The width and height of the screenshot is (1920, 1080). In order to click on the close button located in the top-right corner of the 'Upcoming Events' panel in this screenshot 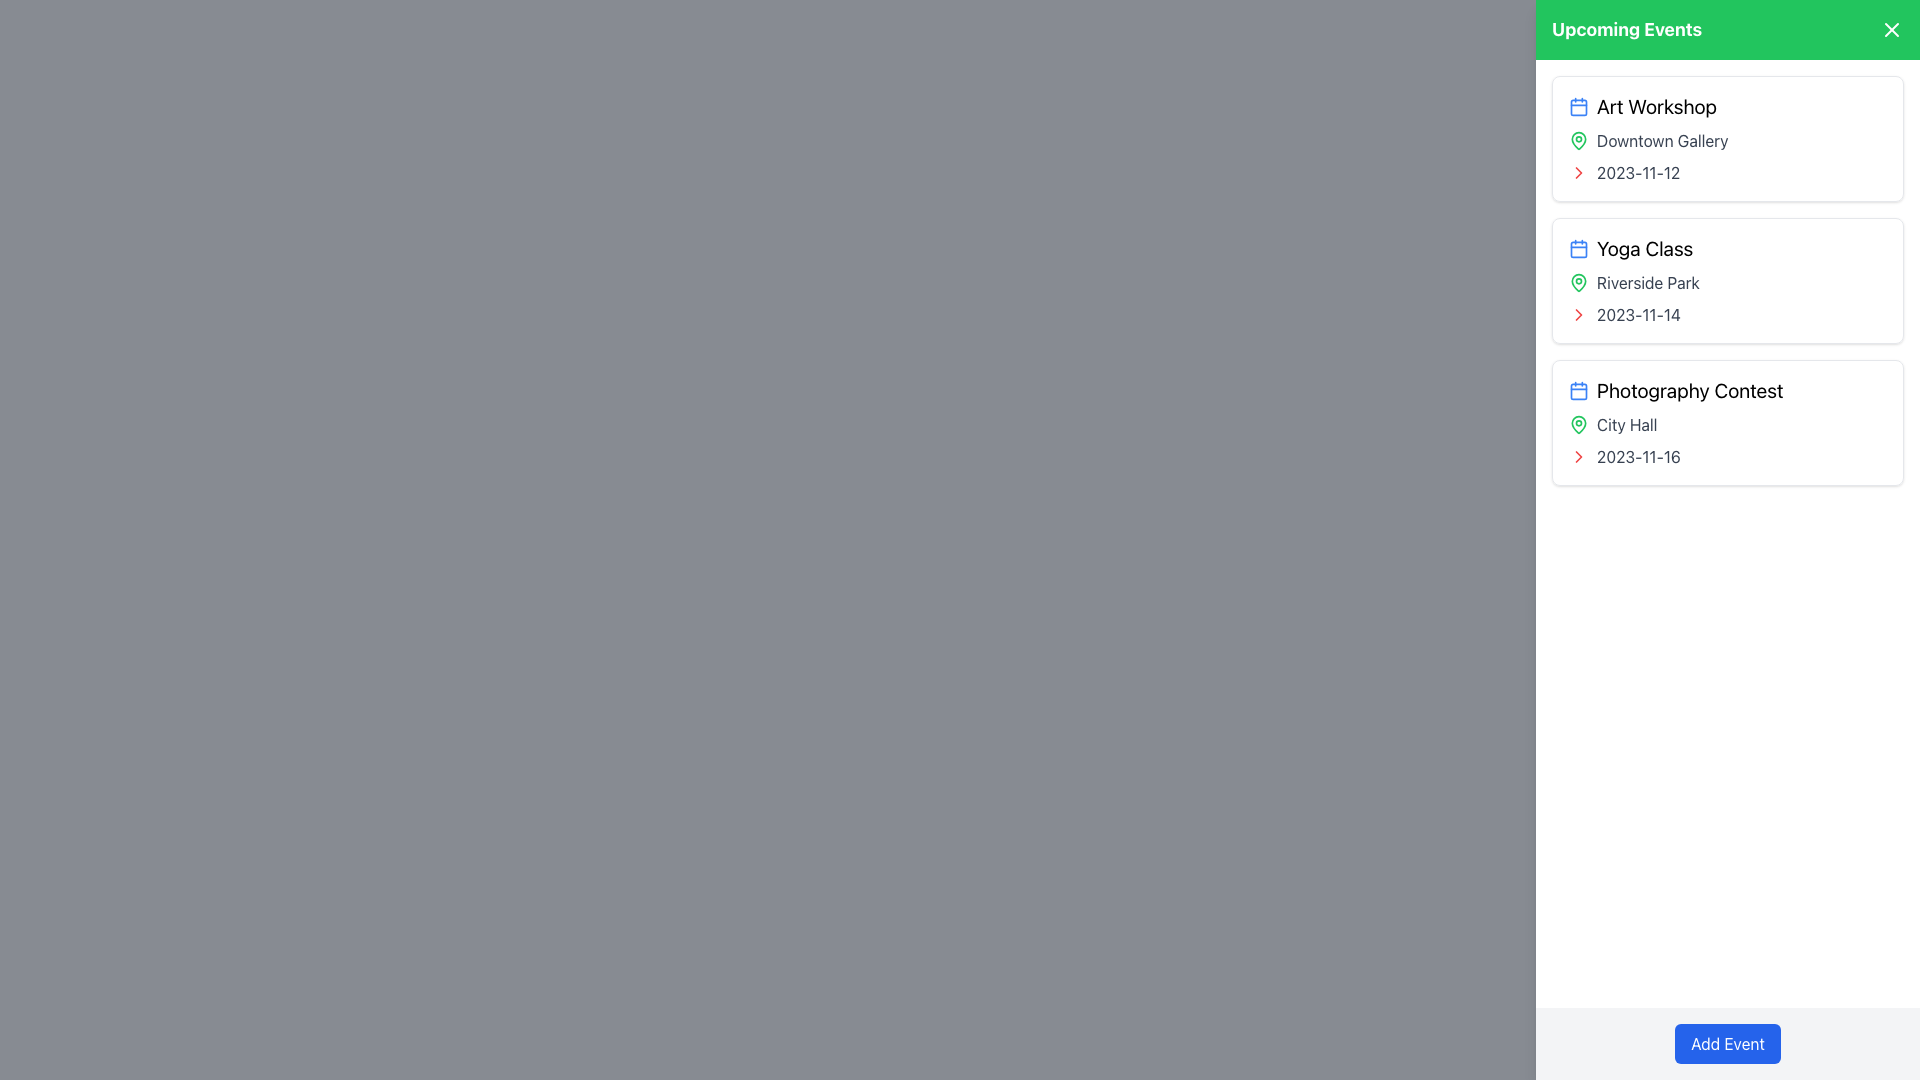, I will do `click(1890, 30)`.